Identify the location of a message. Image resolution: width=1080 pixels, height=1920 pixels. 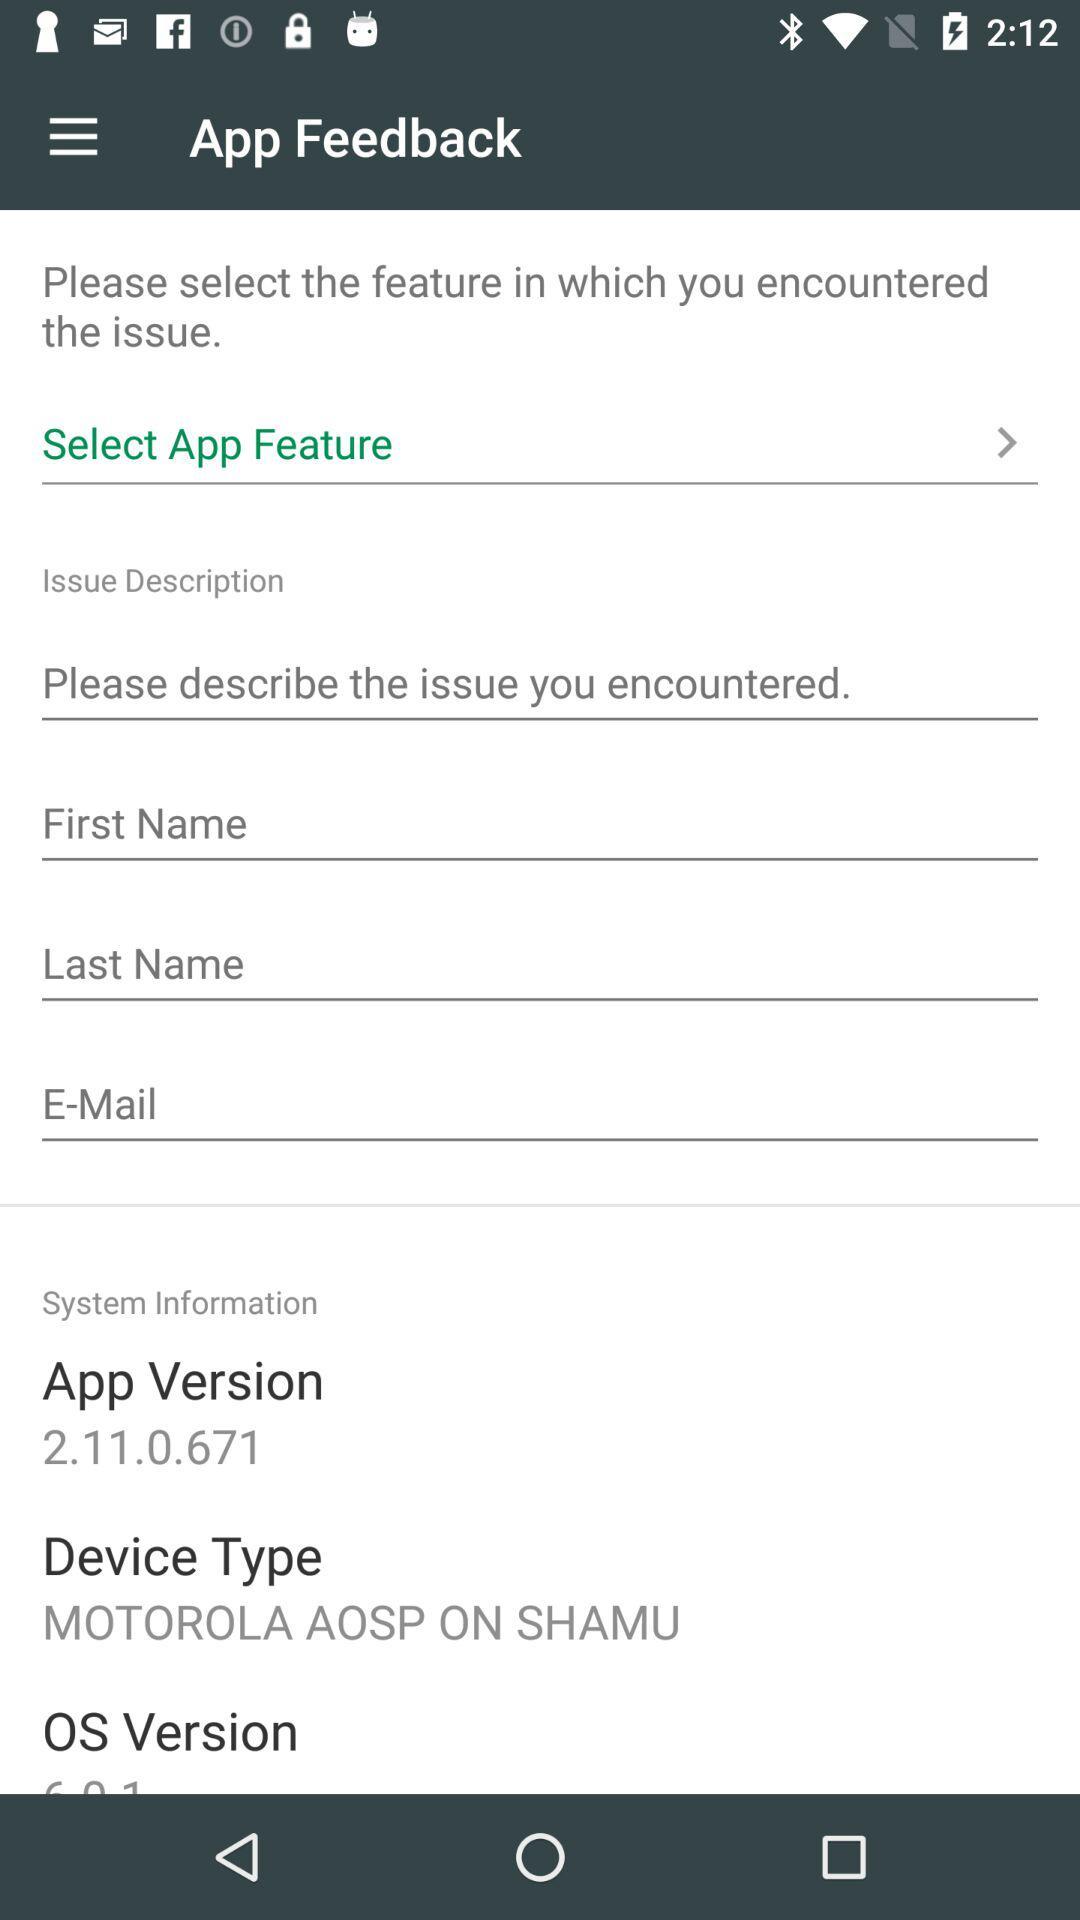
(540, 685).